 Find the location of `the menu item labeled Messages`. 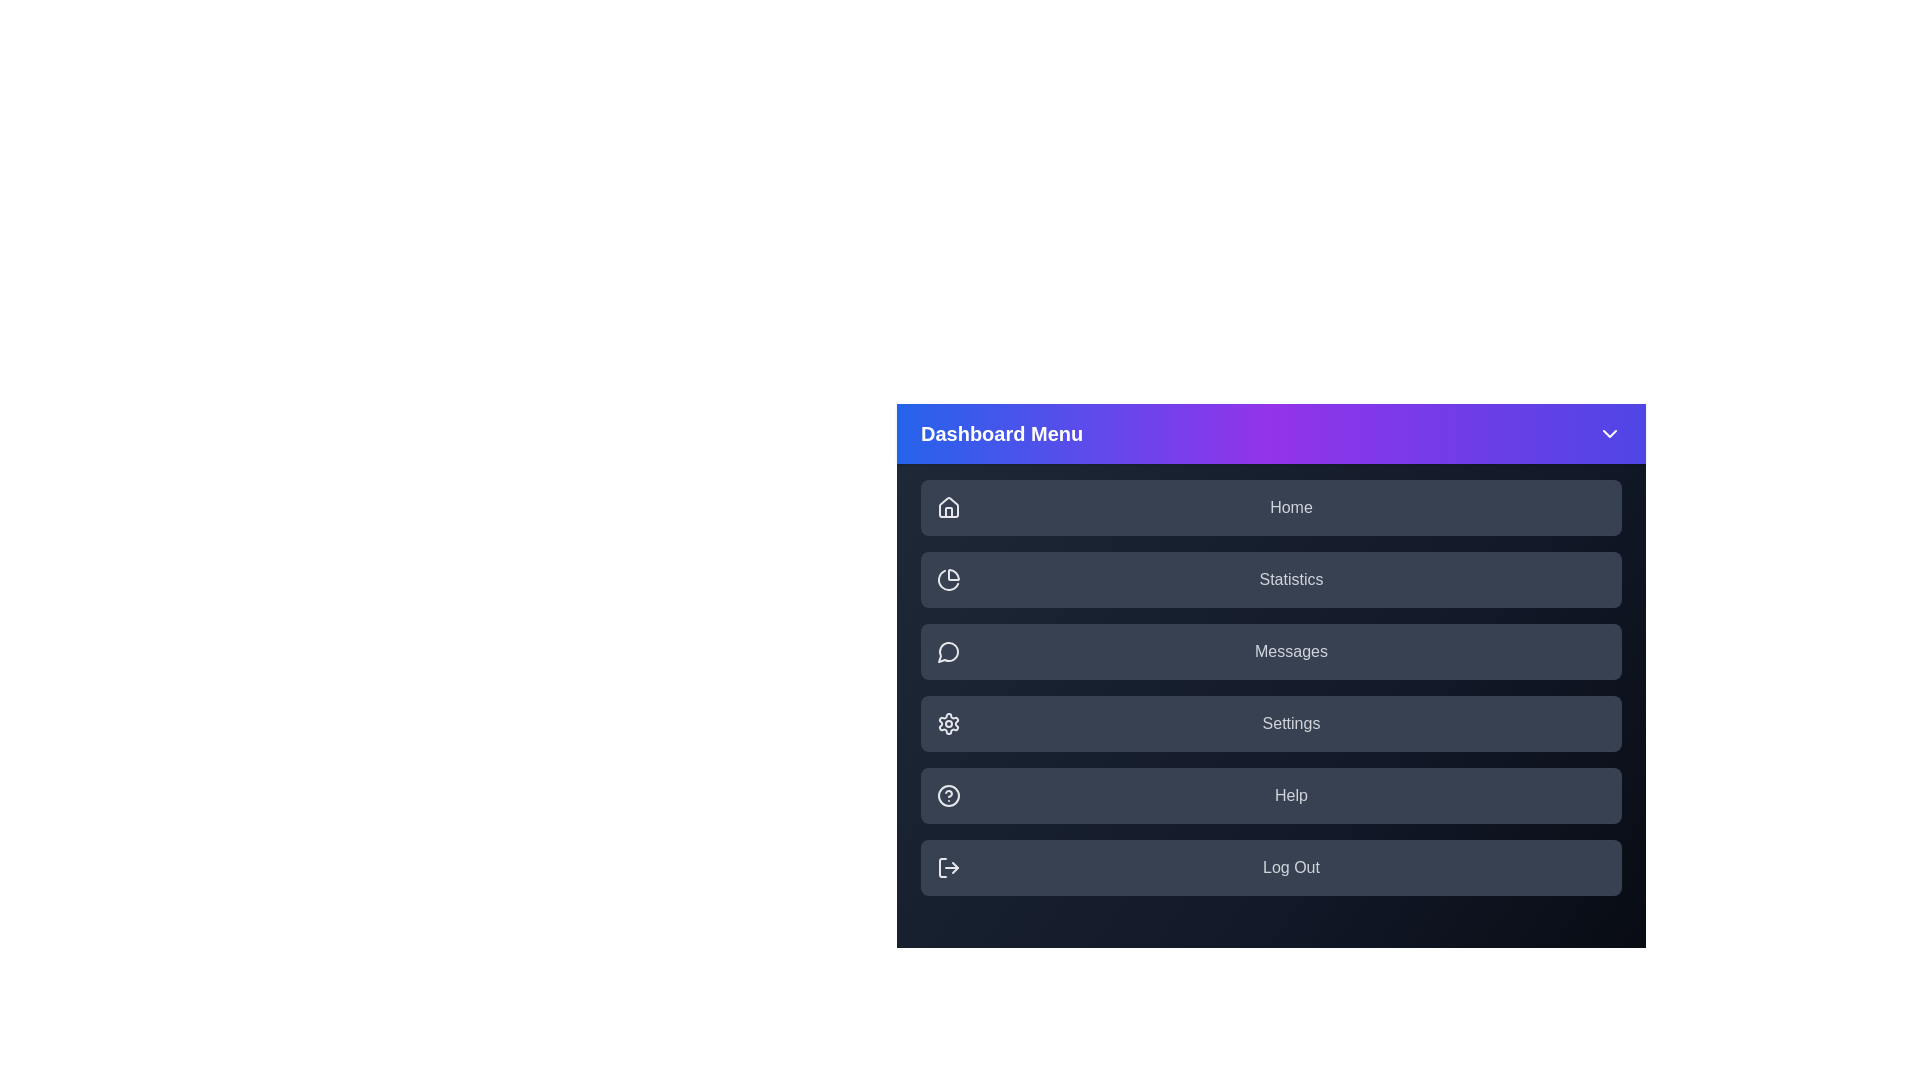

the menu item labeled Messages is located at coordinates (1270, 651).